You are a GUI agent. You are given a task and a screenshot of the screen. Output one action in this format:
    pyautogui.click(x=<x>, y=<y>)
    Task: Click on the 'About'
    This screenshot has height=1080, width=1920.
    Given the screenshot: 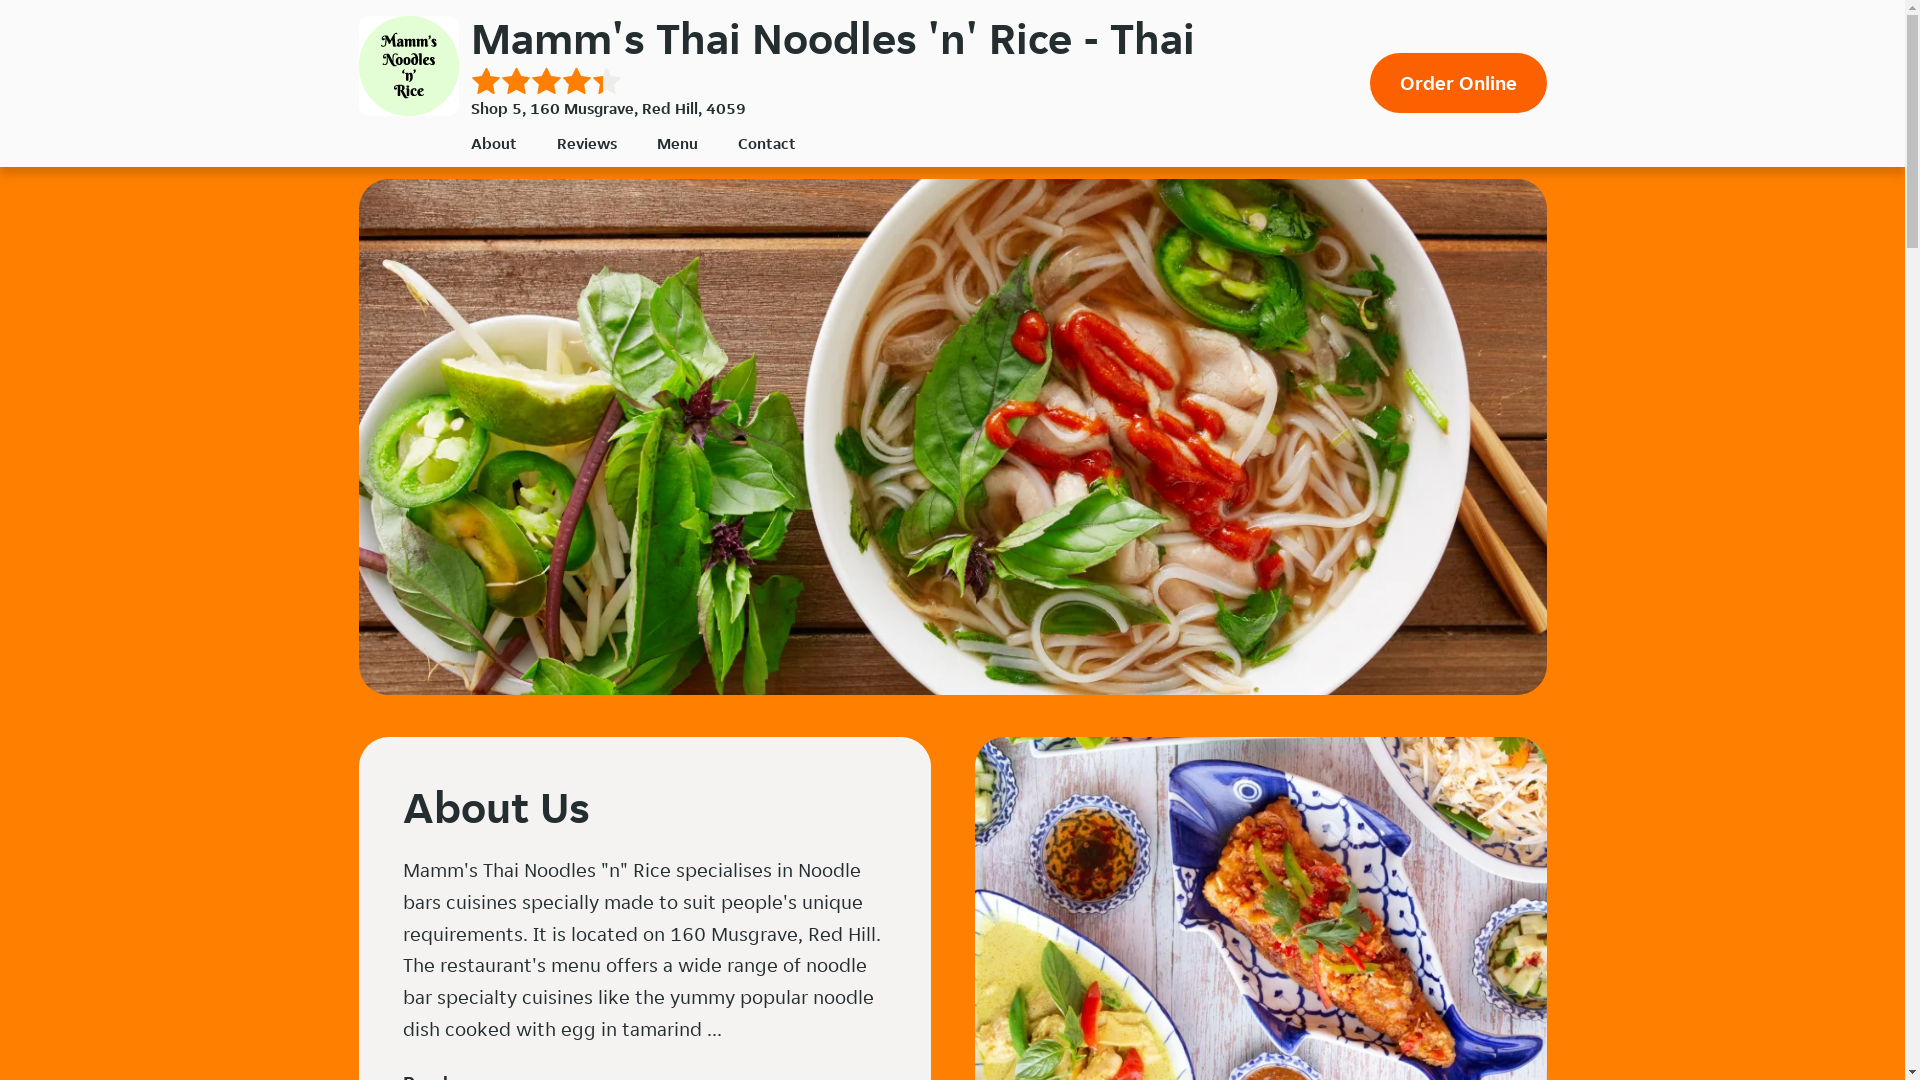 What is the action you would take?
    pyautogui.click(x=493, y=142)
    